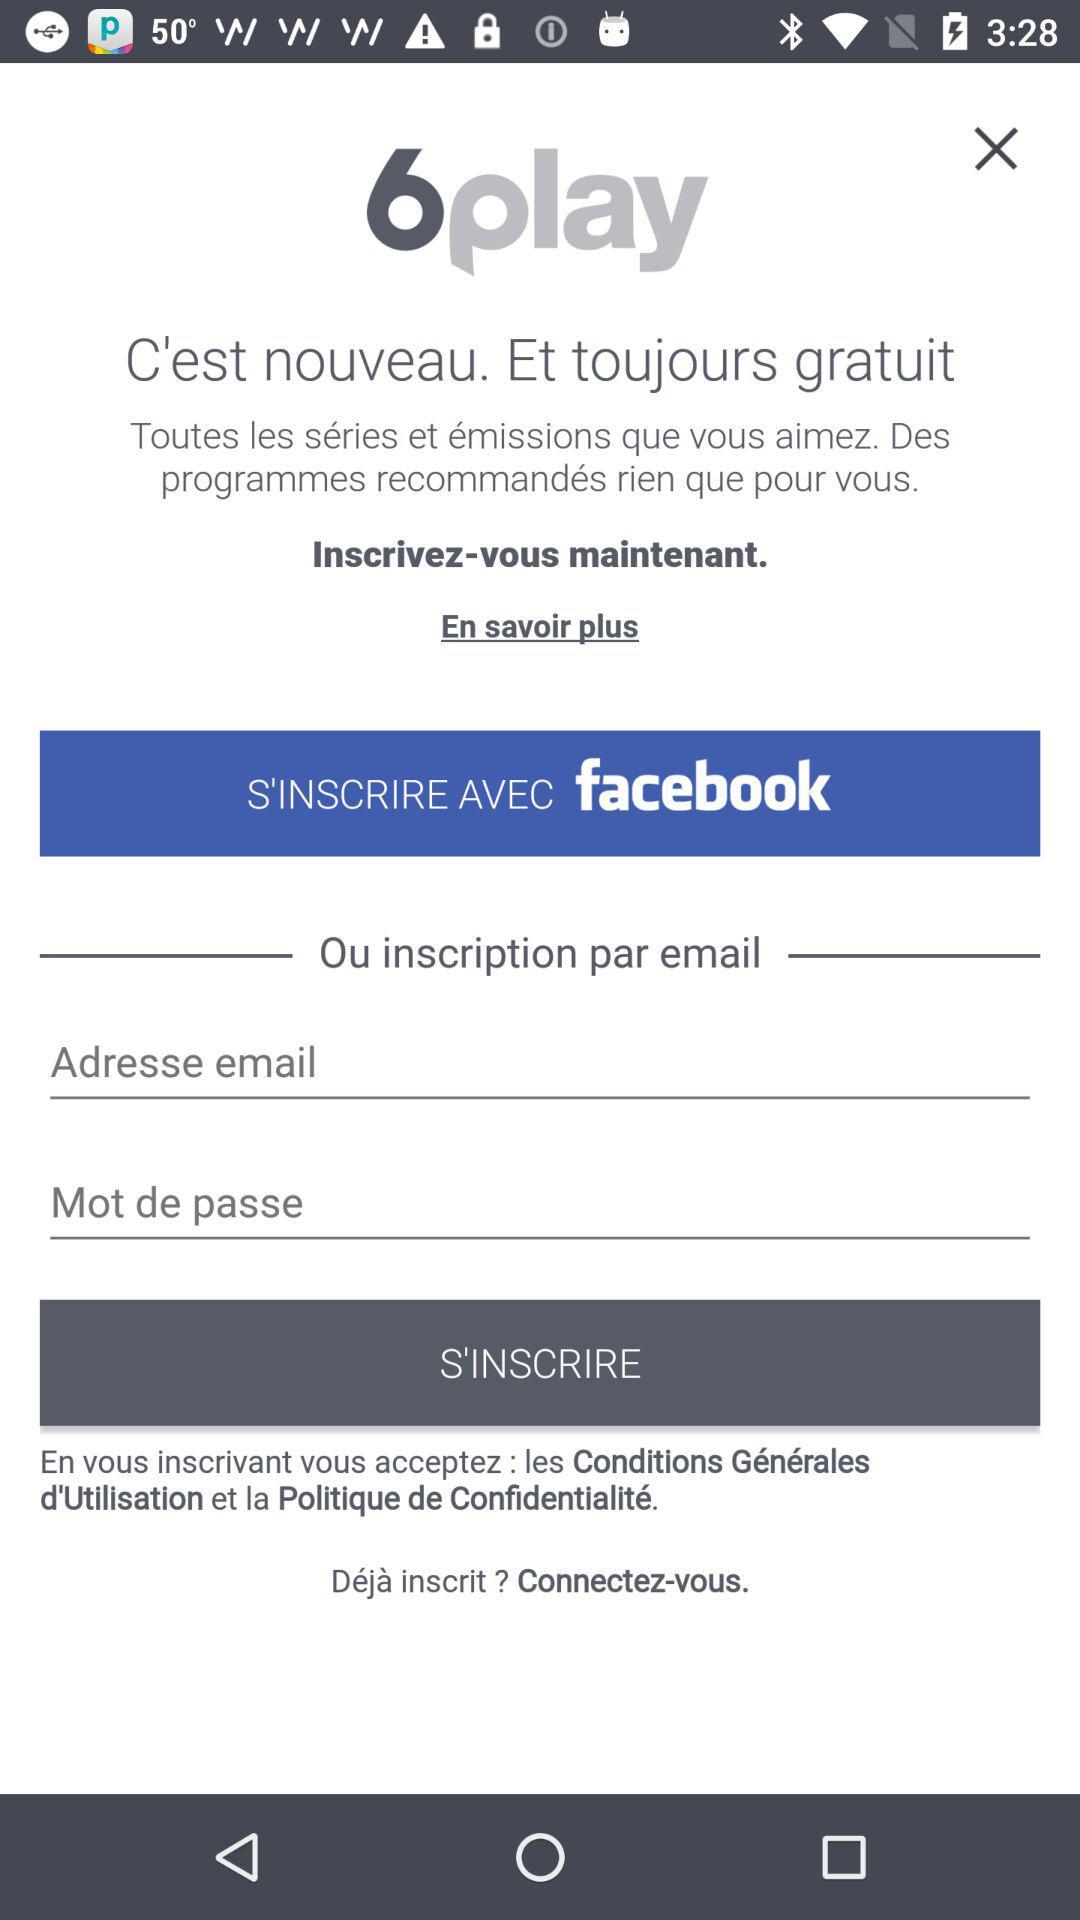 The height and width of the screenshot is (1920, 1080). What do you see at coordinates (995, 146) in the screenshot?
I see `item above c est nouveau item` at bounding box center [995, 146].